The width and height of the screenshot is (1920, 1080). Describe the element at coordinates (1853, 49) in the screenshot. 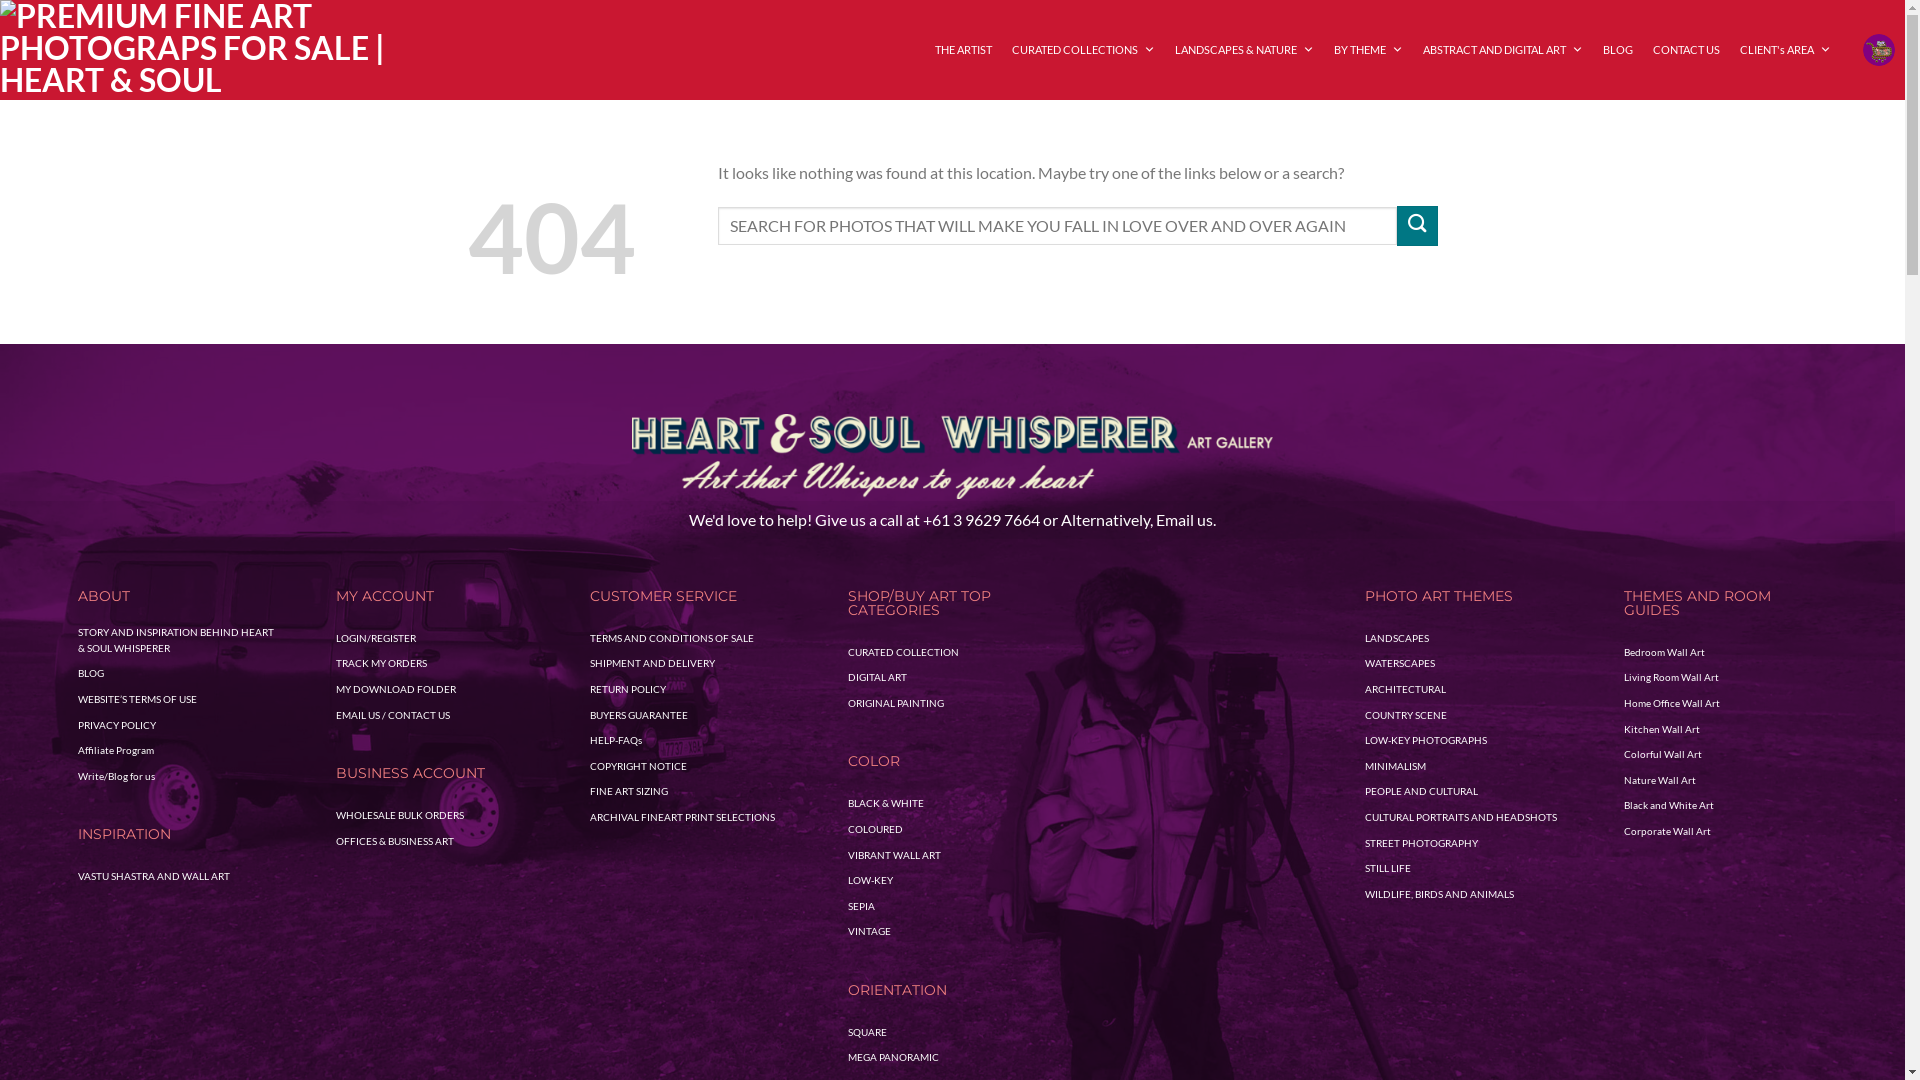

I see `'Cart'` at that location.